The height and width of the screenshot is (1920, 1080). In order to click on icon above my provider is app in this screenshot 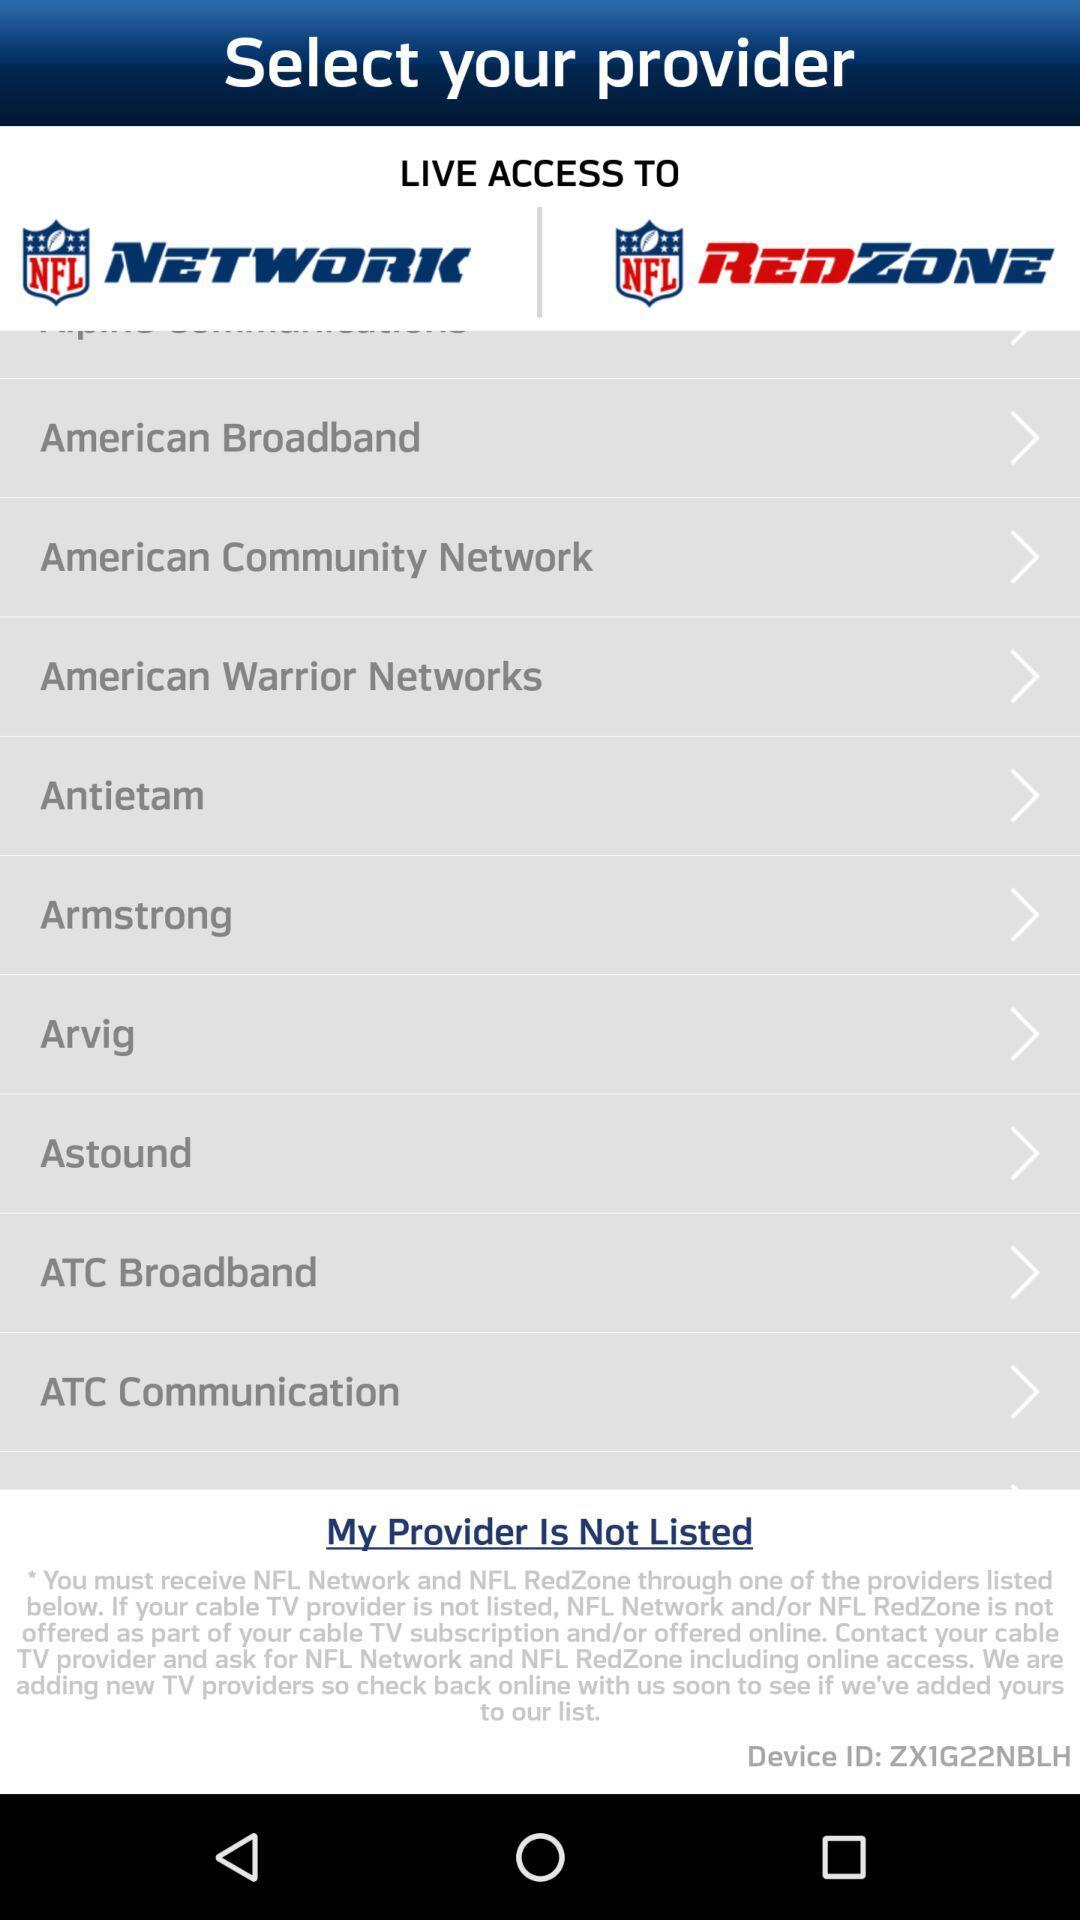, I will do `click(559, 1489)`.